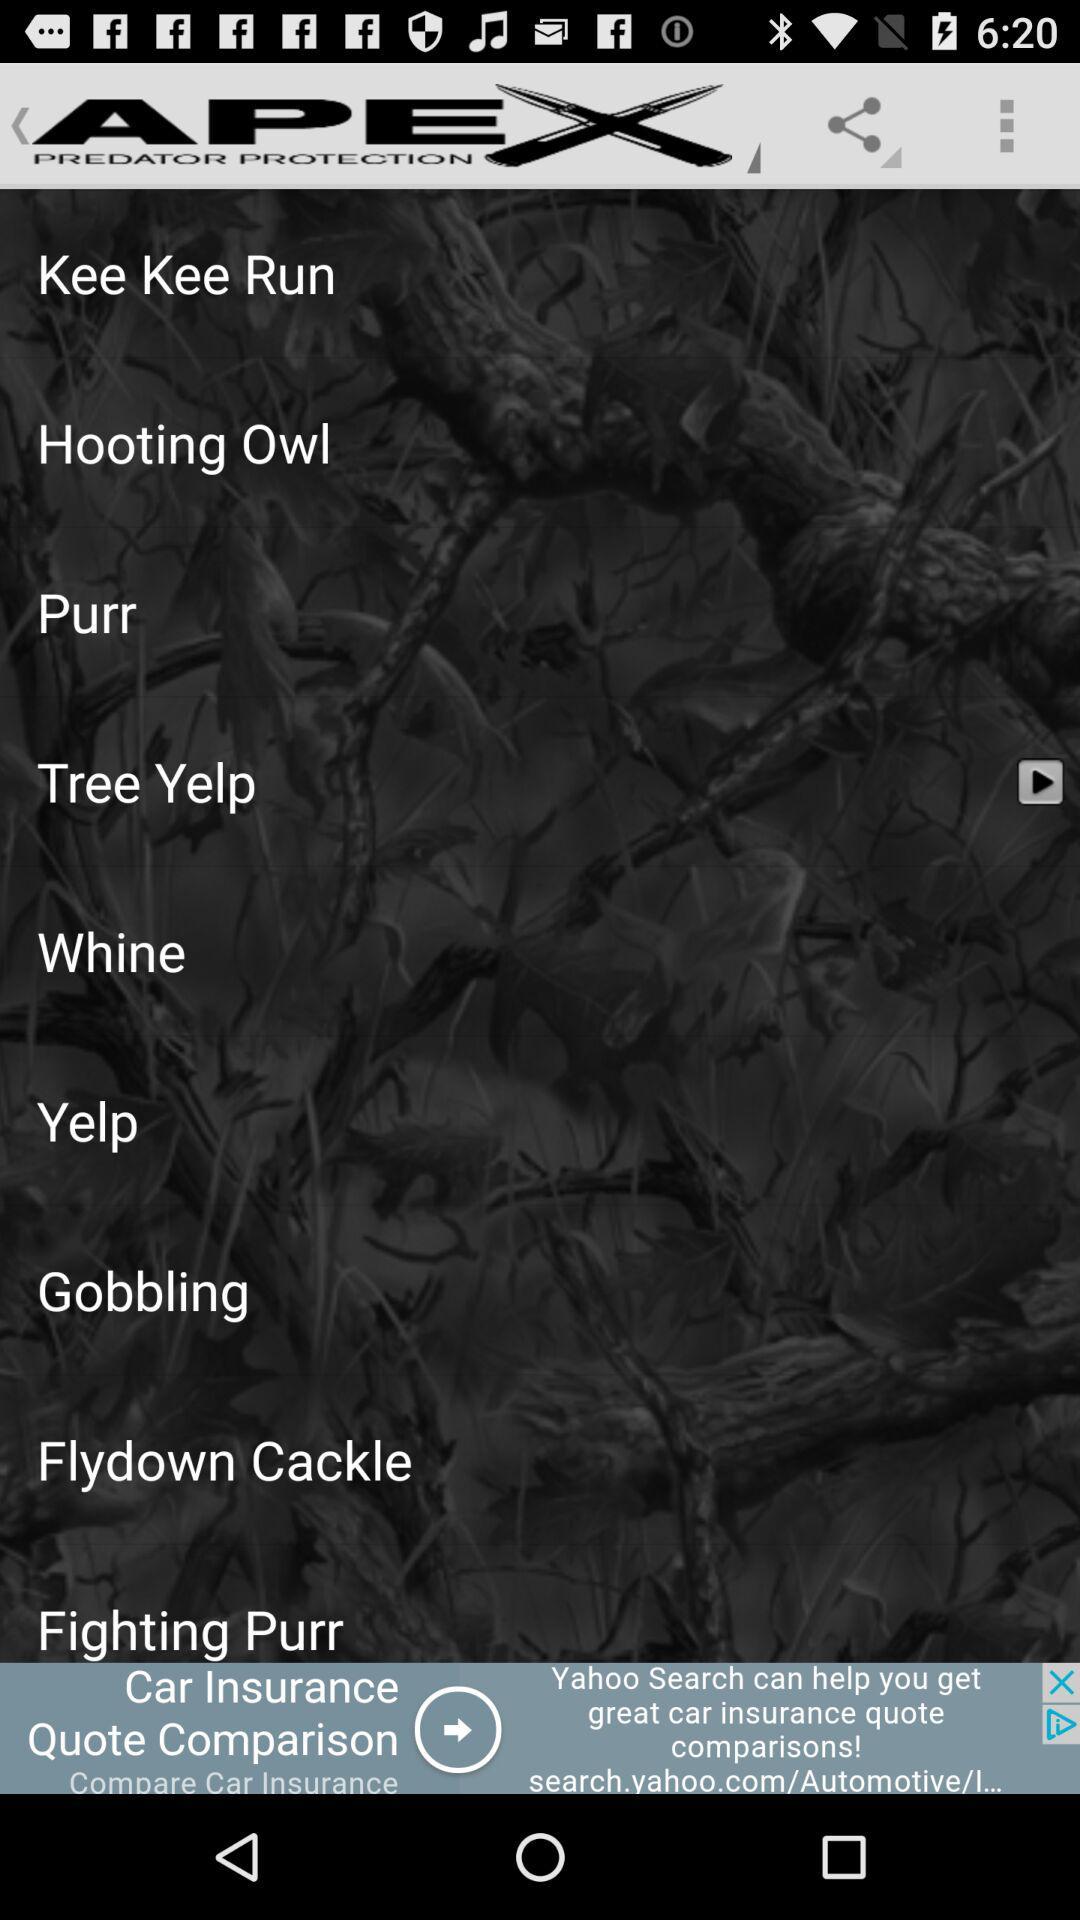 The height and width of the screenshot is (1920, 1080). Describe the element at coordinates (540, 1727) in the screenshot. I see `advert pop up` at that location.